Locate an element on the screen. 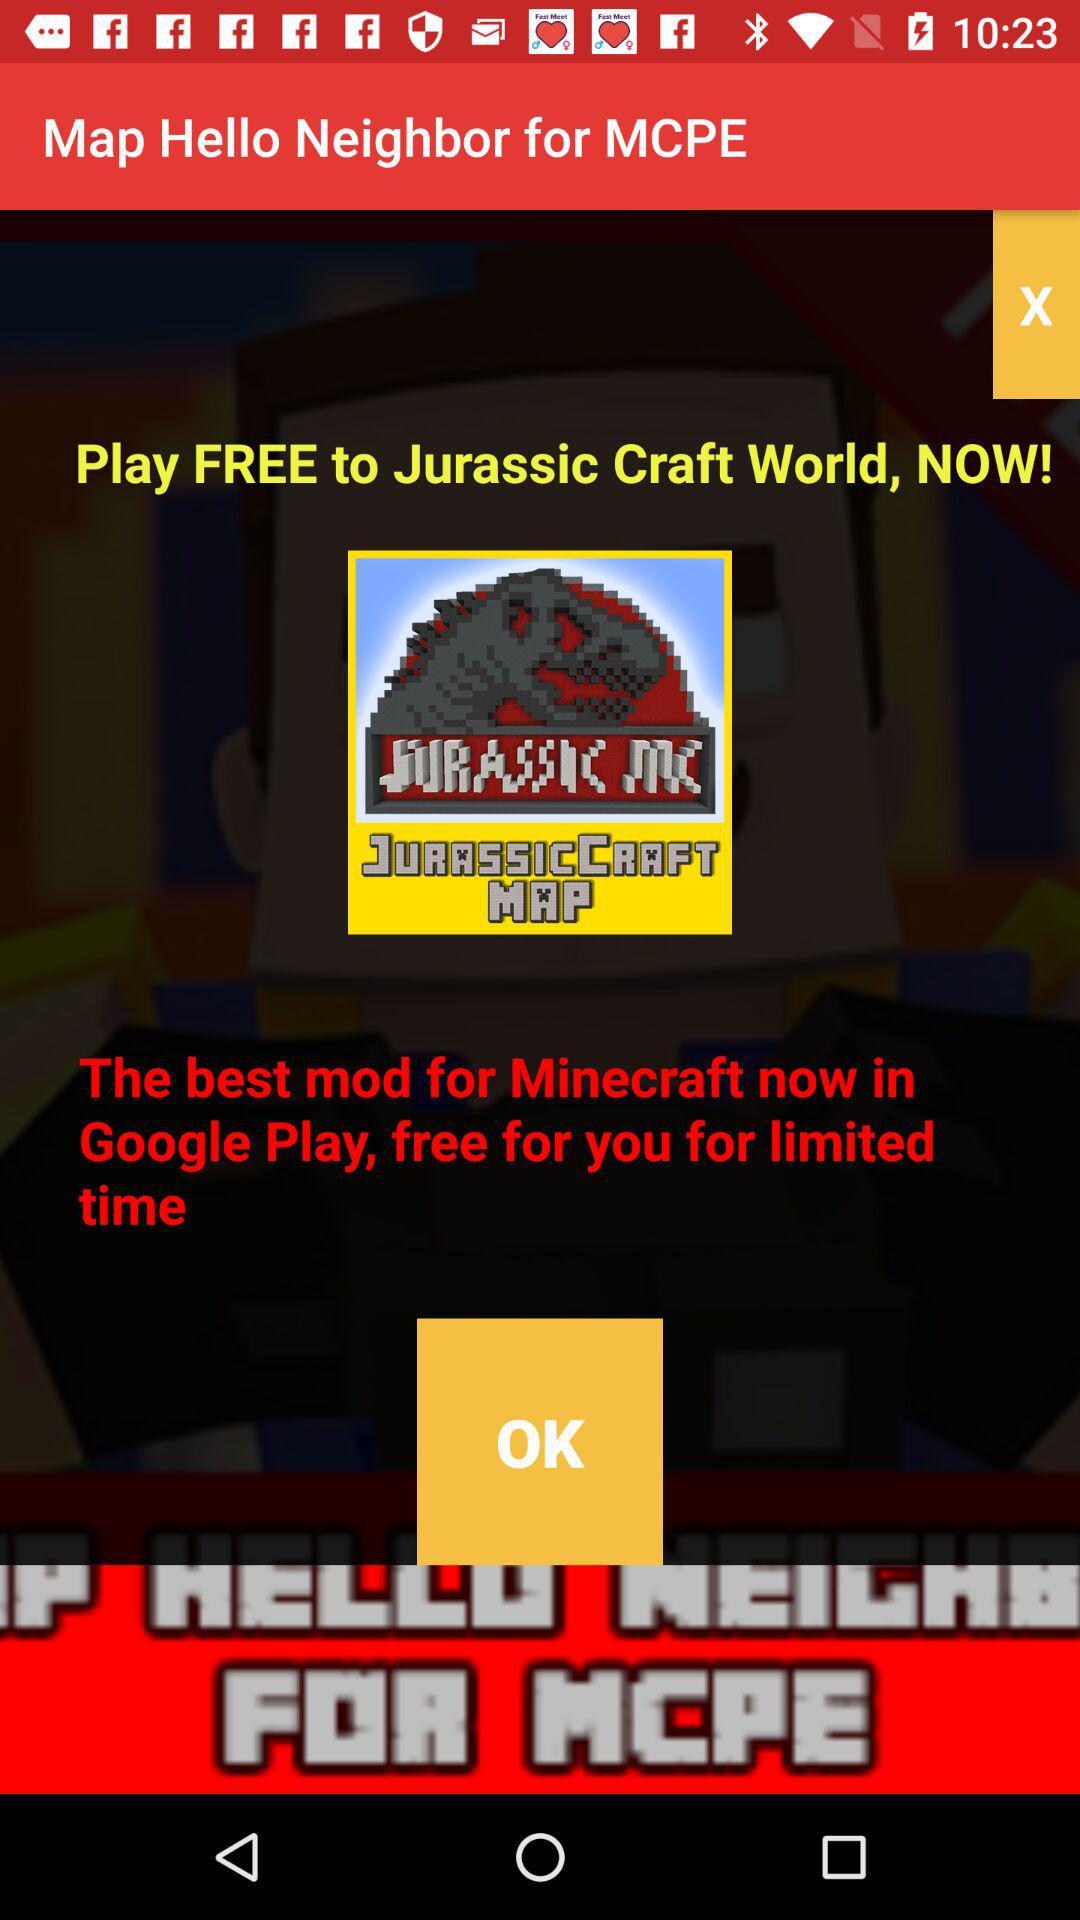  the item above play free to item is located at coordinates (1035, 303).